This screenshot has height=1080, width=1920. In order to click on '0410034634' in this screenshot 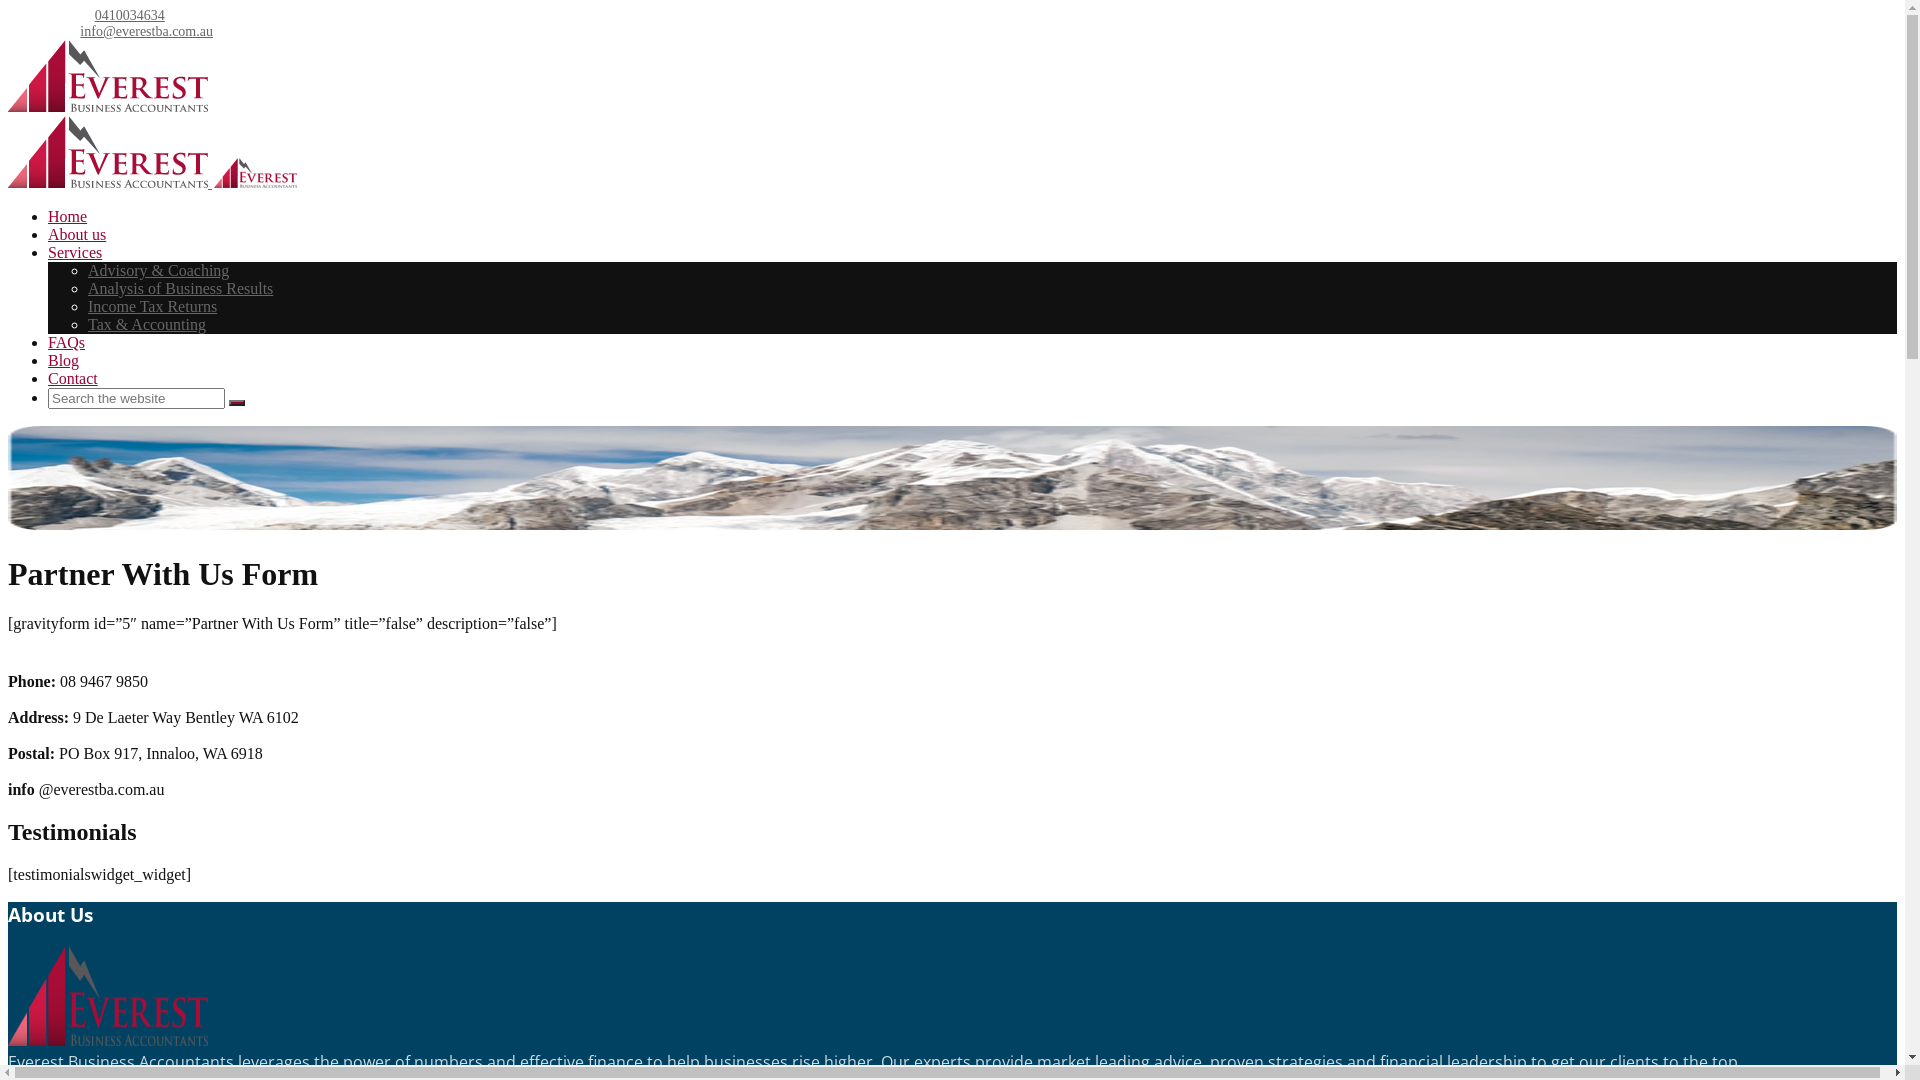, I will do `click(128, 15)`.